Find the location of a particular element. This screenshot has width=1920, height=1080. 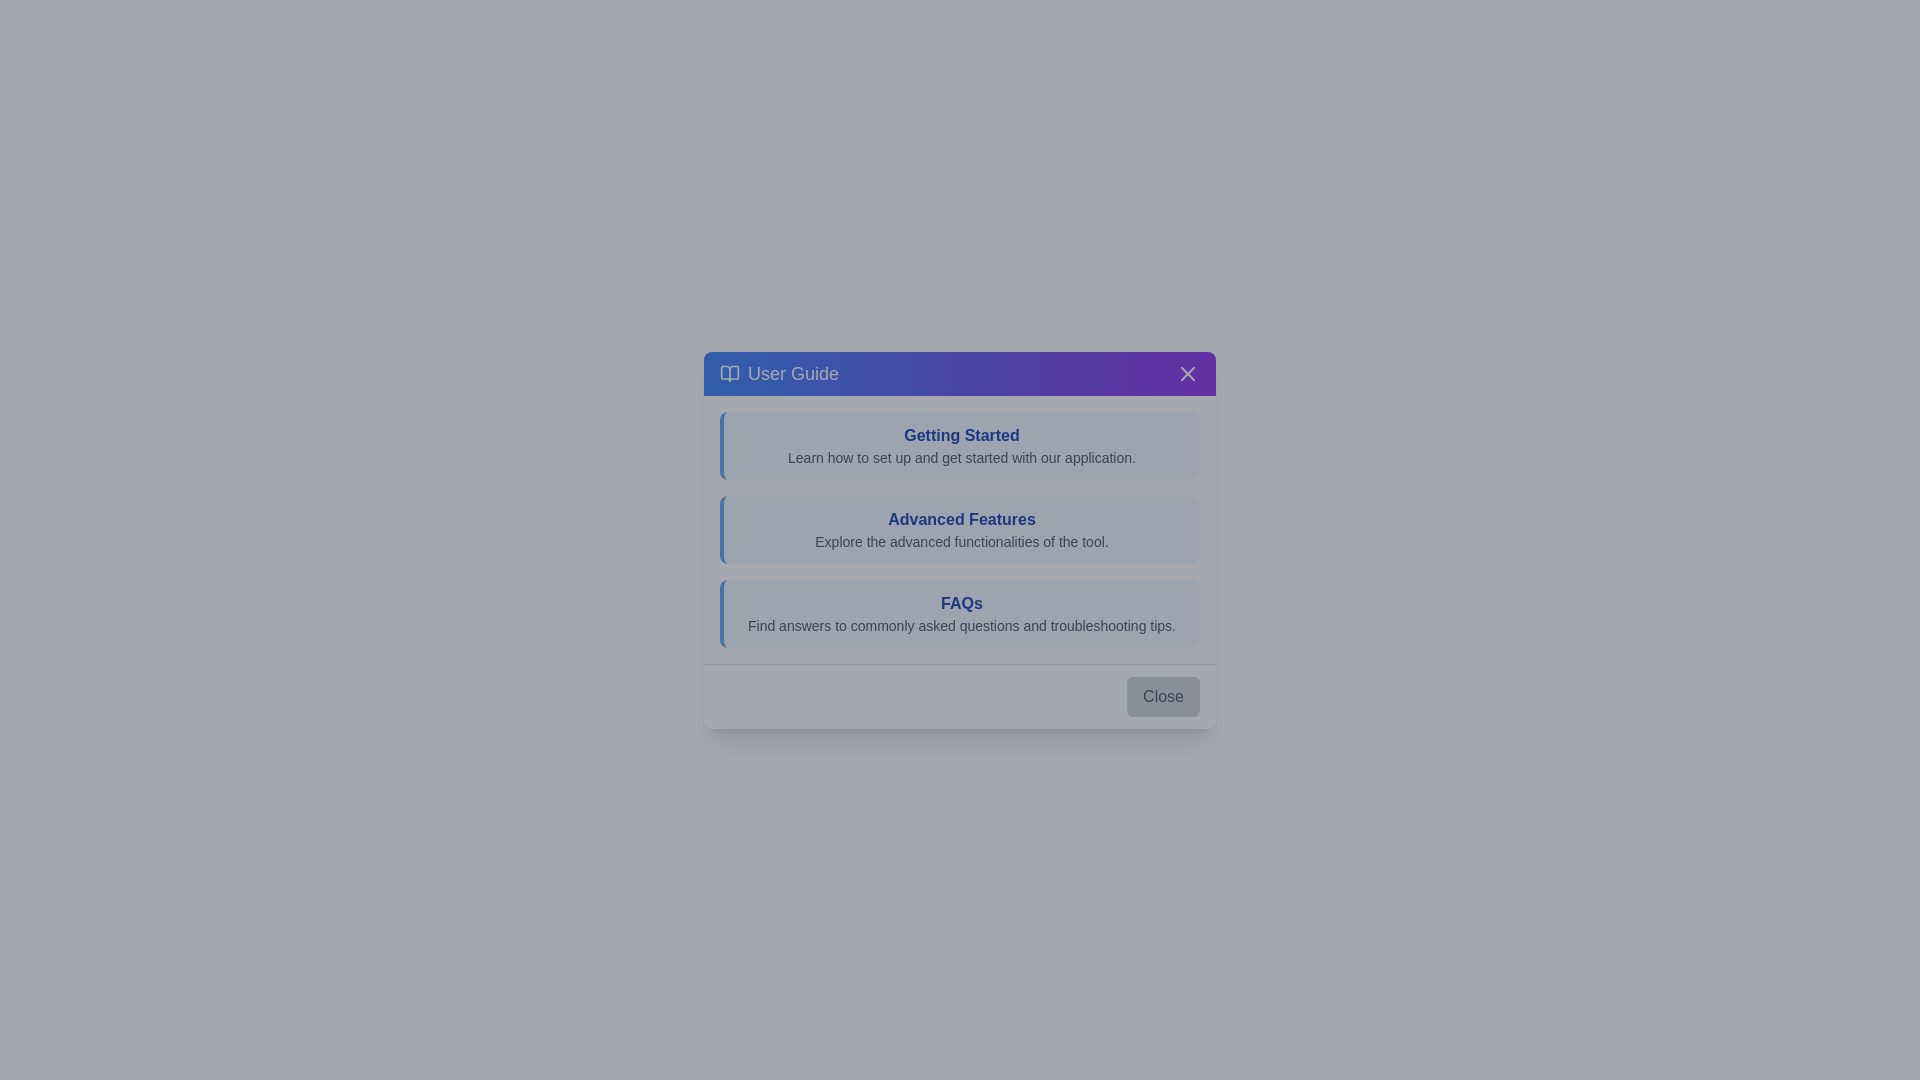

the Close Button (SVG graphic) located in the top-right corner of the 'User Guide' dialog box to indicate interactivity is located at coordinates (1188, 373).